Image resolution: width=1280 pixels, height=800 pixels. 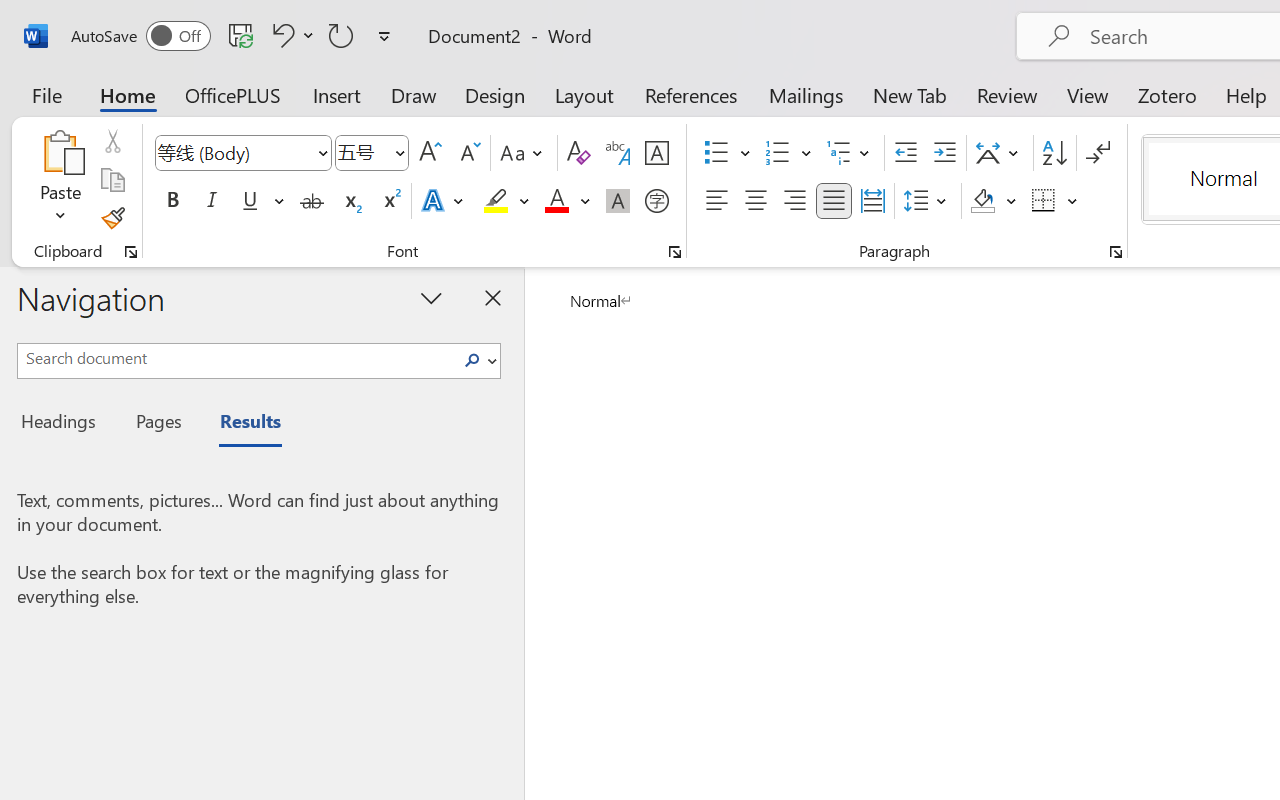 What do you see at coordinates (311, 201) in the screenshot?
I see `'Strikethrough'` at bounding box center [311, 201].